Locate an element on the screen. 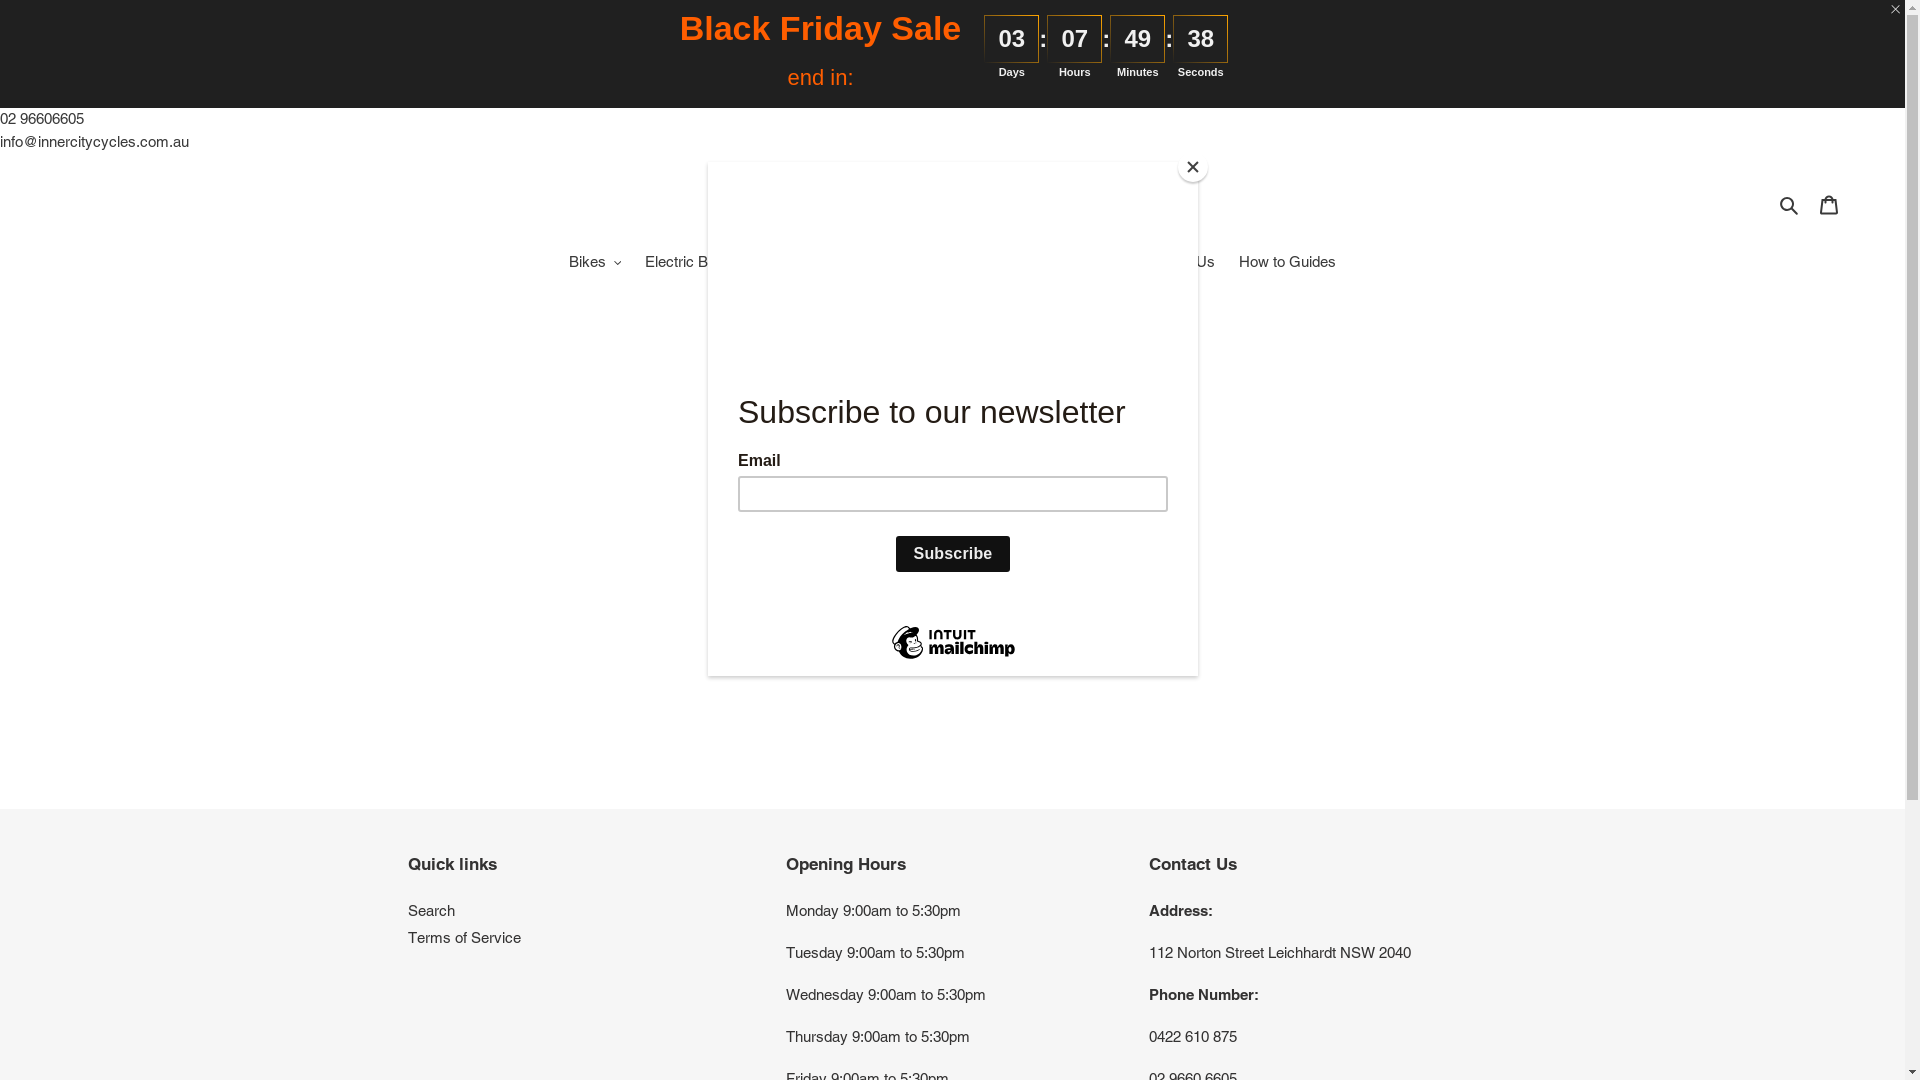 The height and width of the screenshot is (1080, 1920). 'Parts' is located at coordinates (1001, 261).